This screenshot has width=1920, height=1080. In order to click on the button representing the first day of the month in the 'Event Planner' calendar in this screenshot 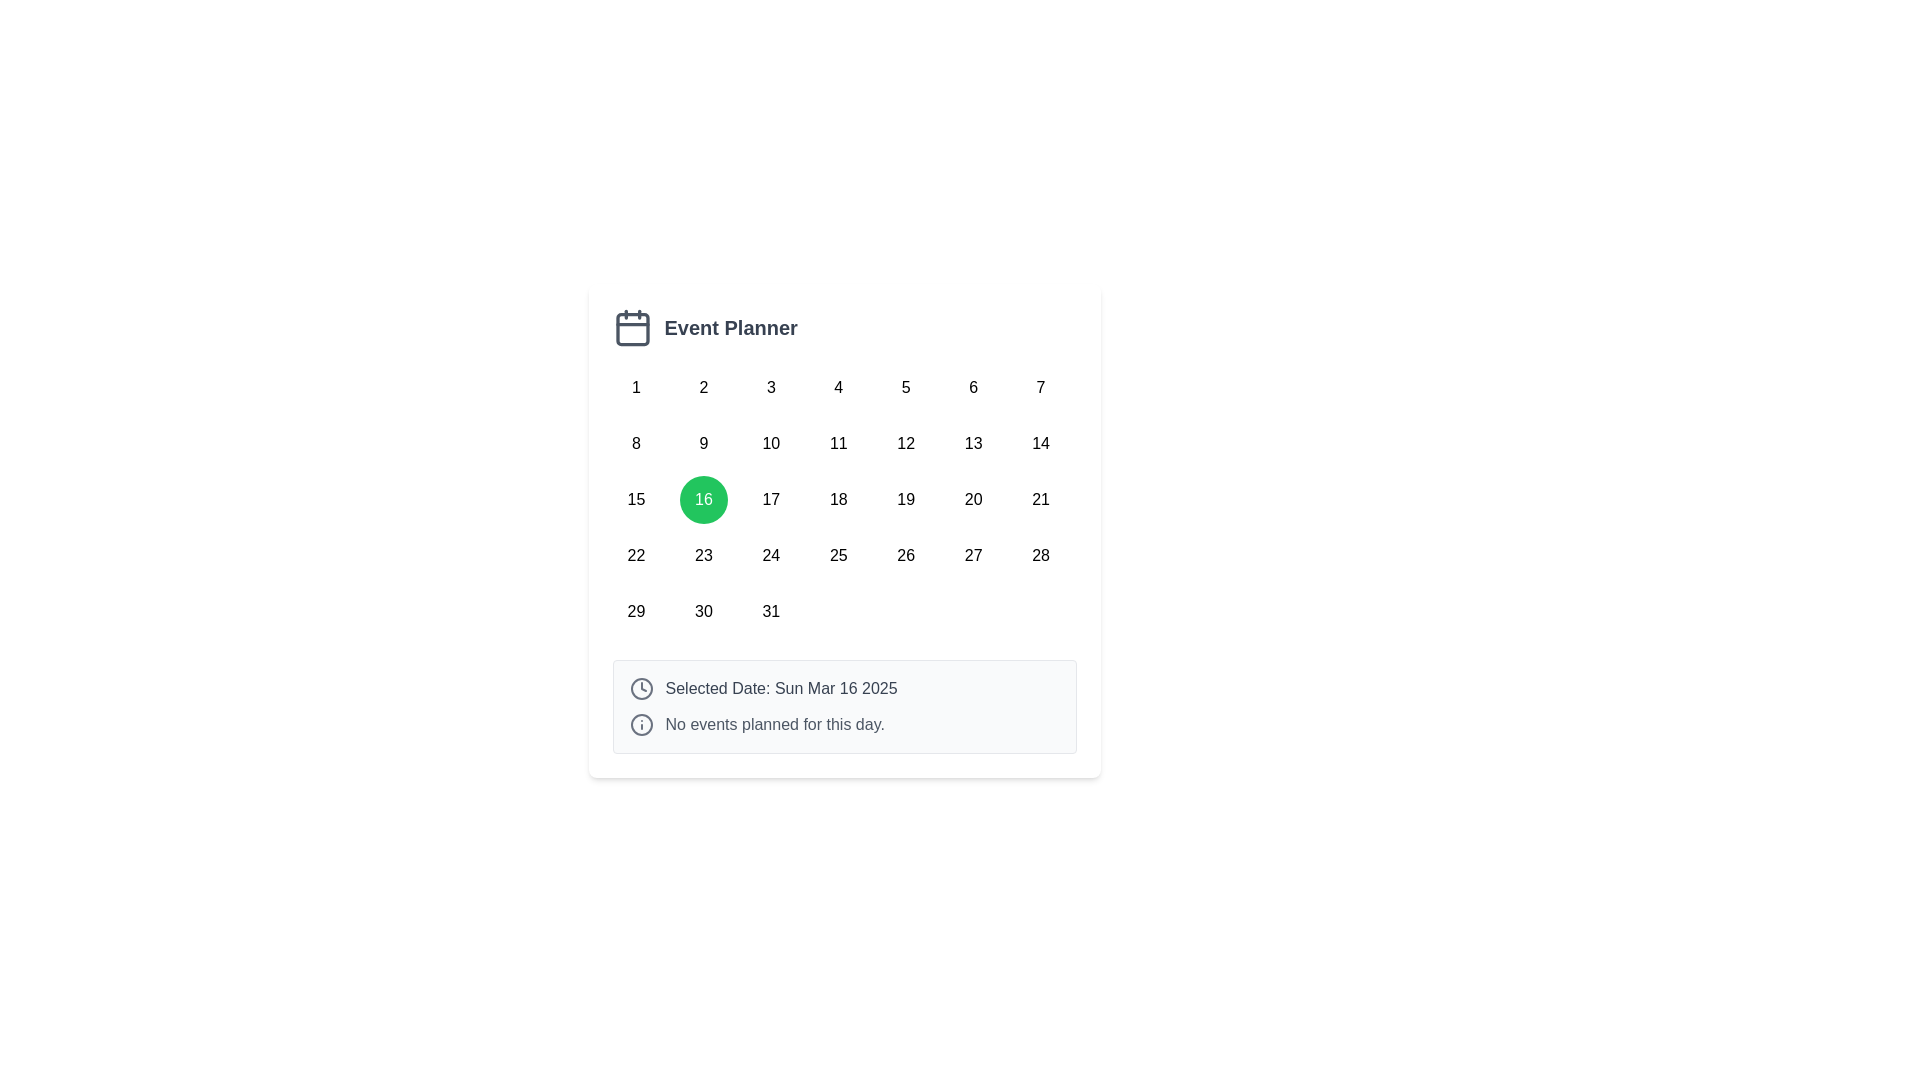, I will do `click(635, 388)`.